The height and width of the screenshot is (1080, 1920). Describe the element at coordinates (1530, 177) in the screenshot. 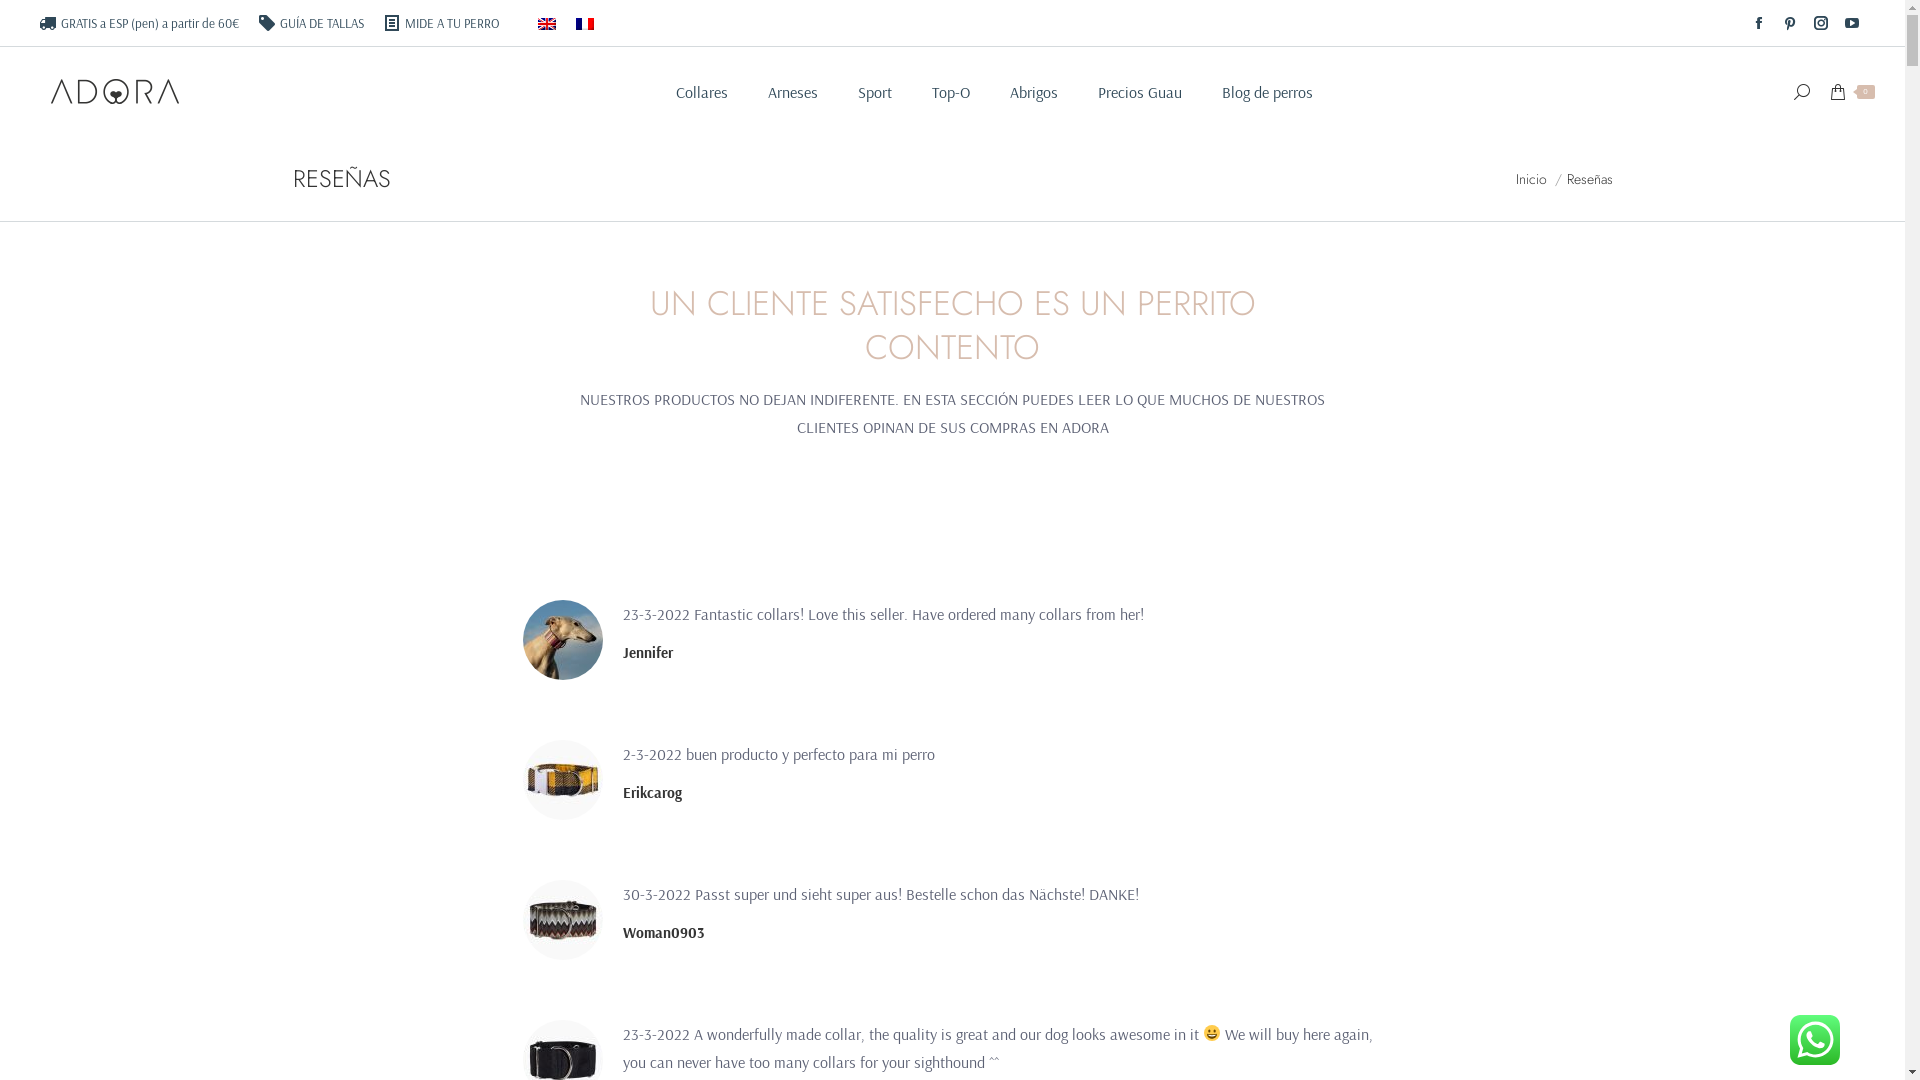

I see `'Inicio'` at that location.